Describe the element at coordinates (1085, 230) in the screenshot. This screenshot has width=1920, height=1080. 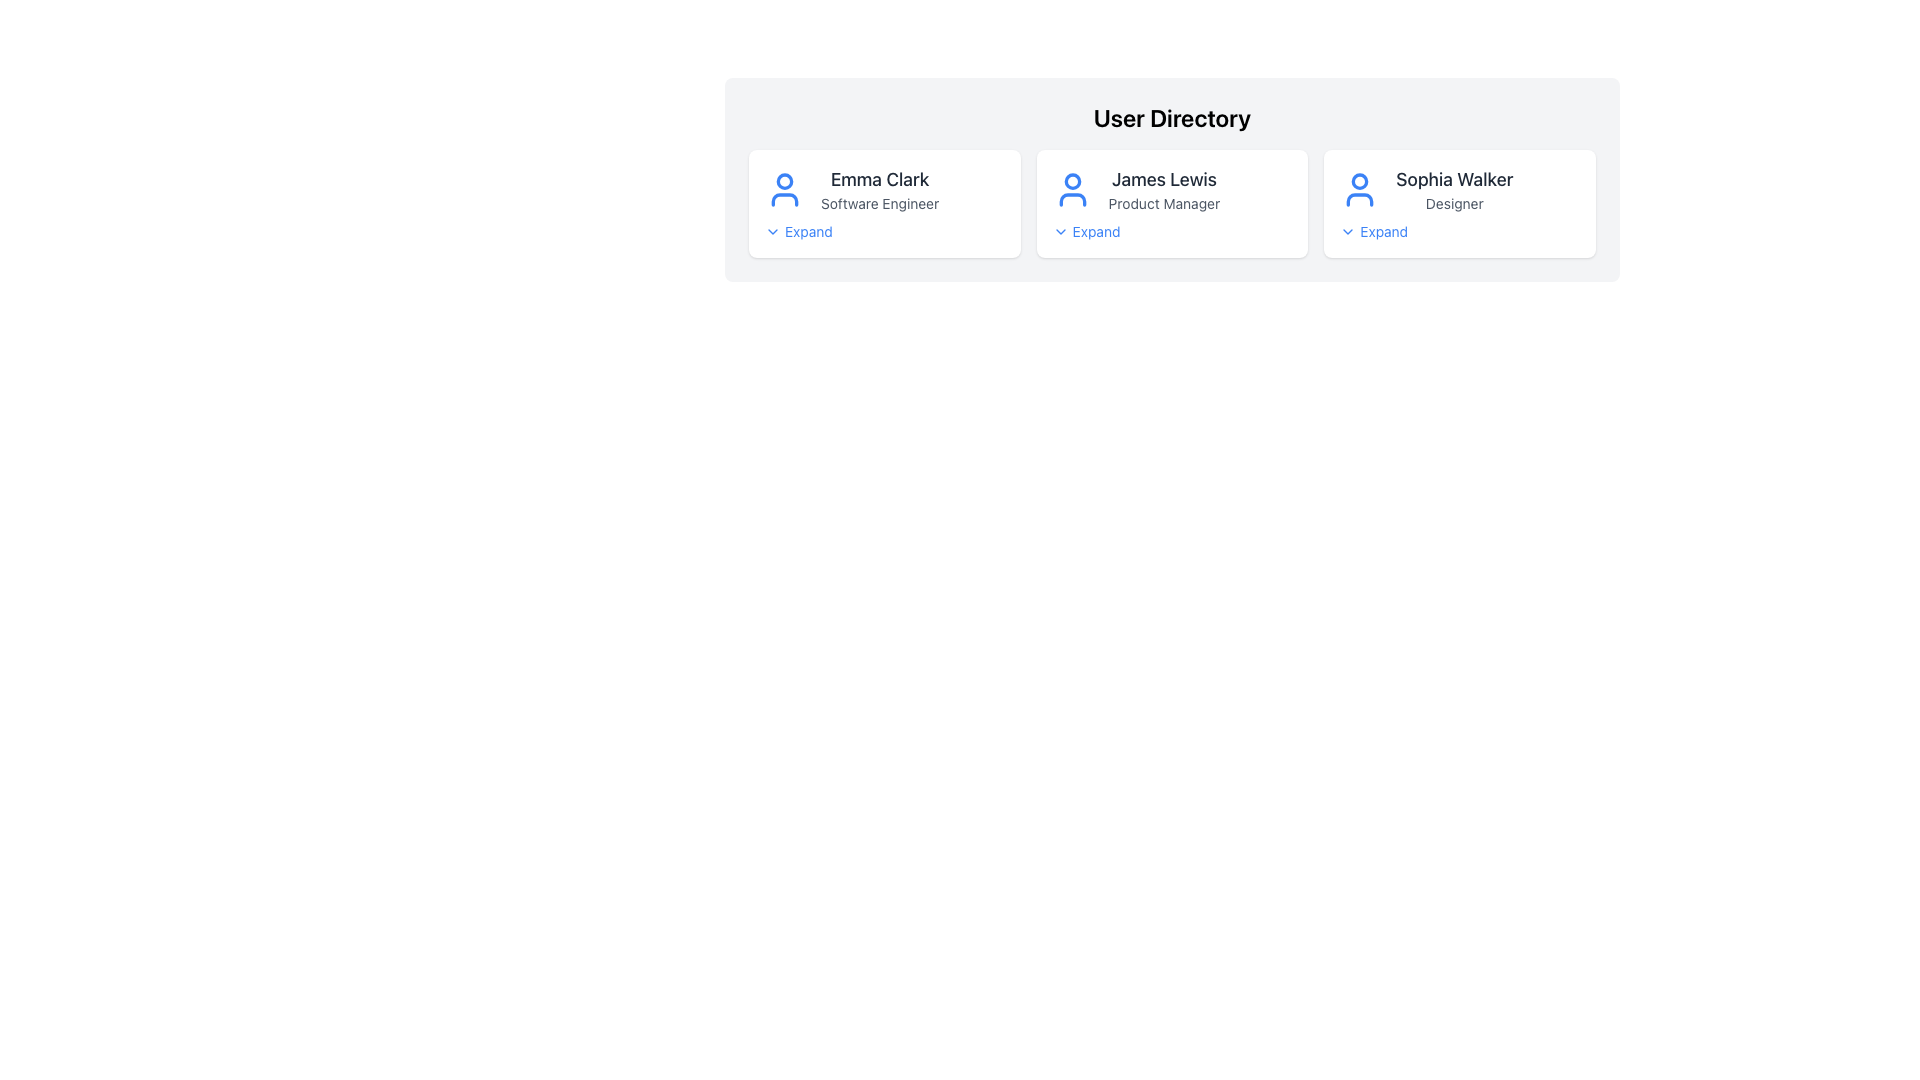
I see `the button located at the bottom of the 'James Lewis' card to interact with it` at that location.